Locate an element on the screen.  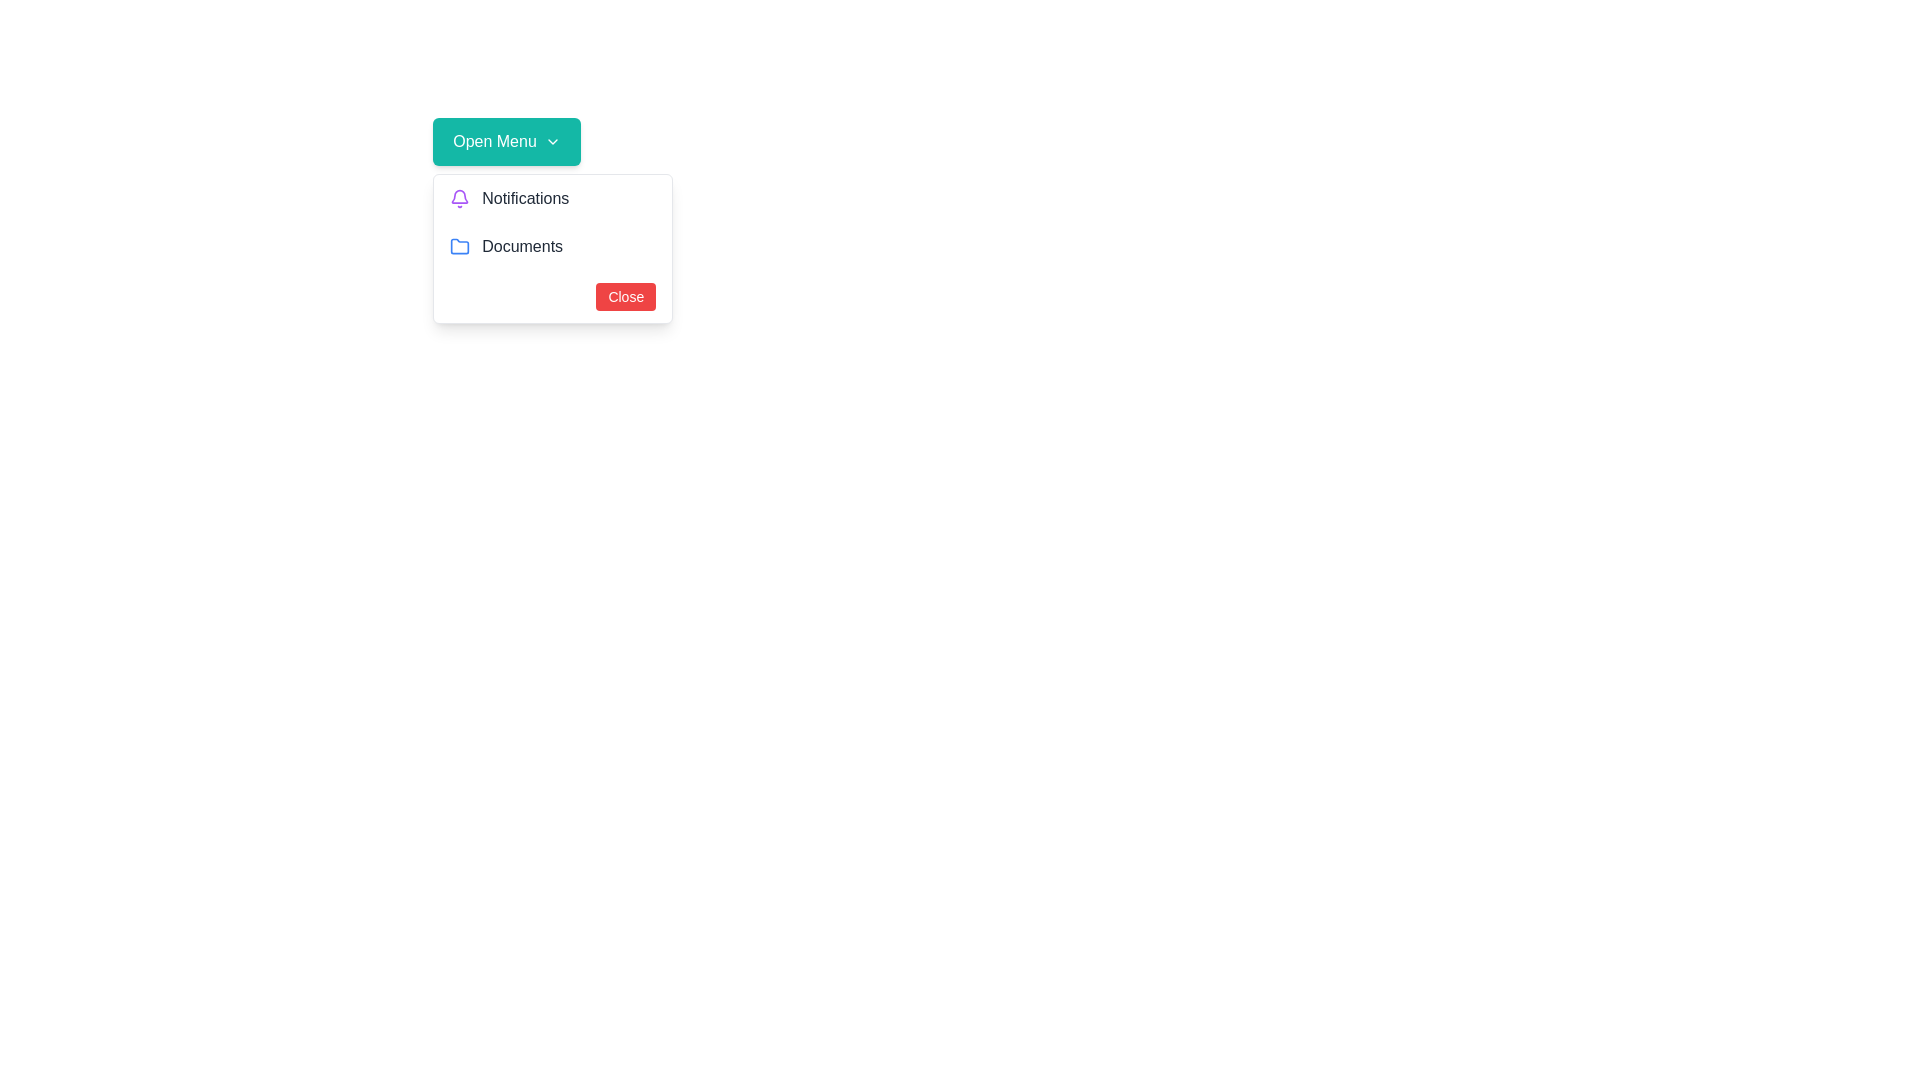
the notification icon located to the left of the 'Notifications' menu item in the dropdown menu is located at coordinates (459, 199).